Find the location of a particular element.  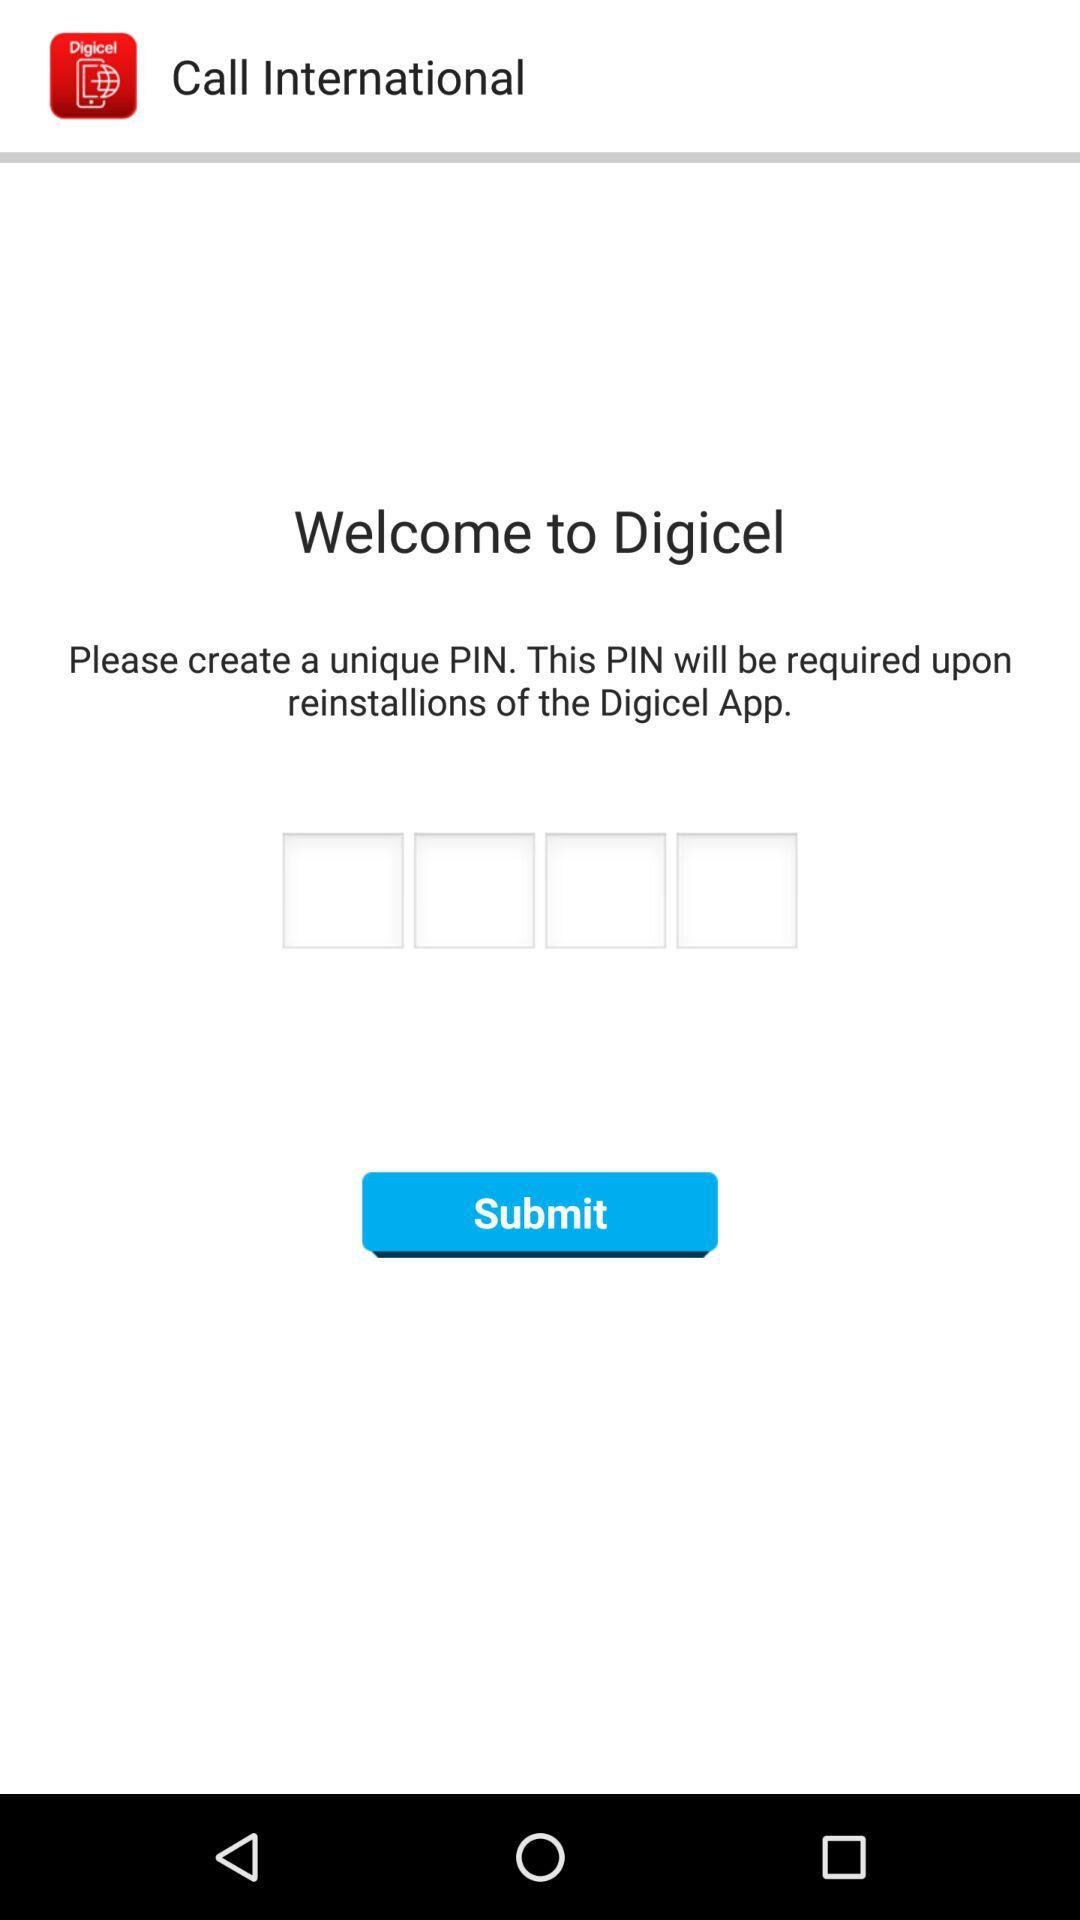

icon next to call international app is located at coordinates (71, 76).